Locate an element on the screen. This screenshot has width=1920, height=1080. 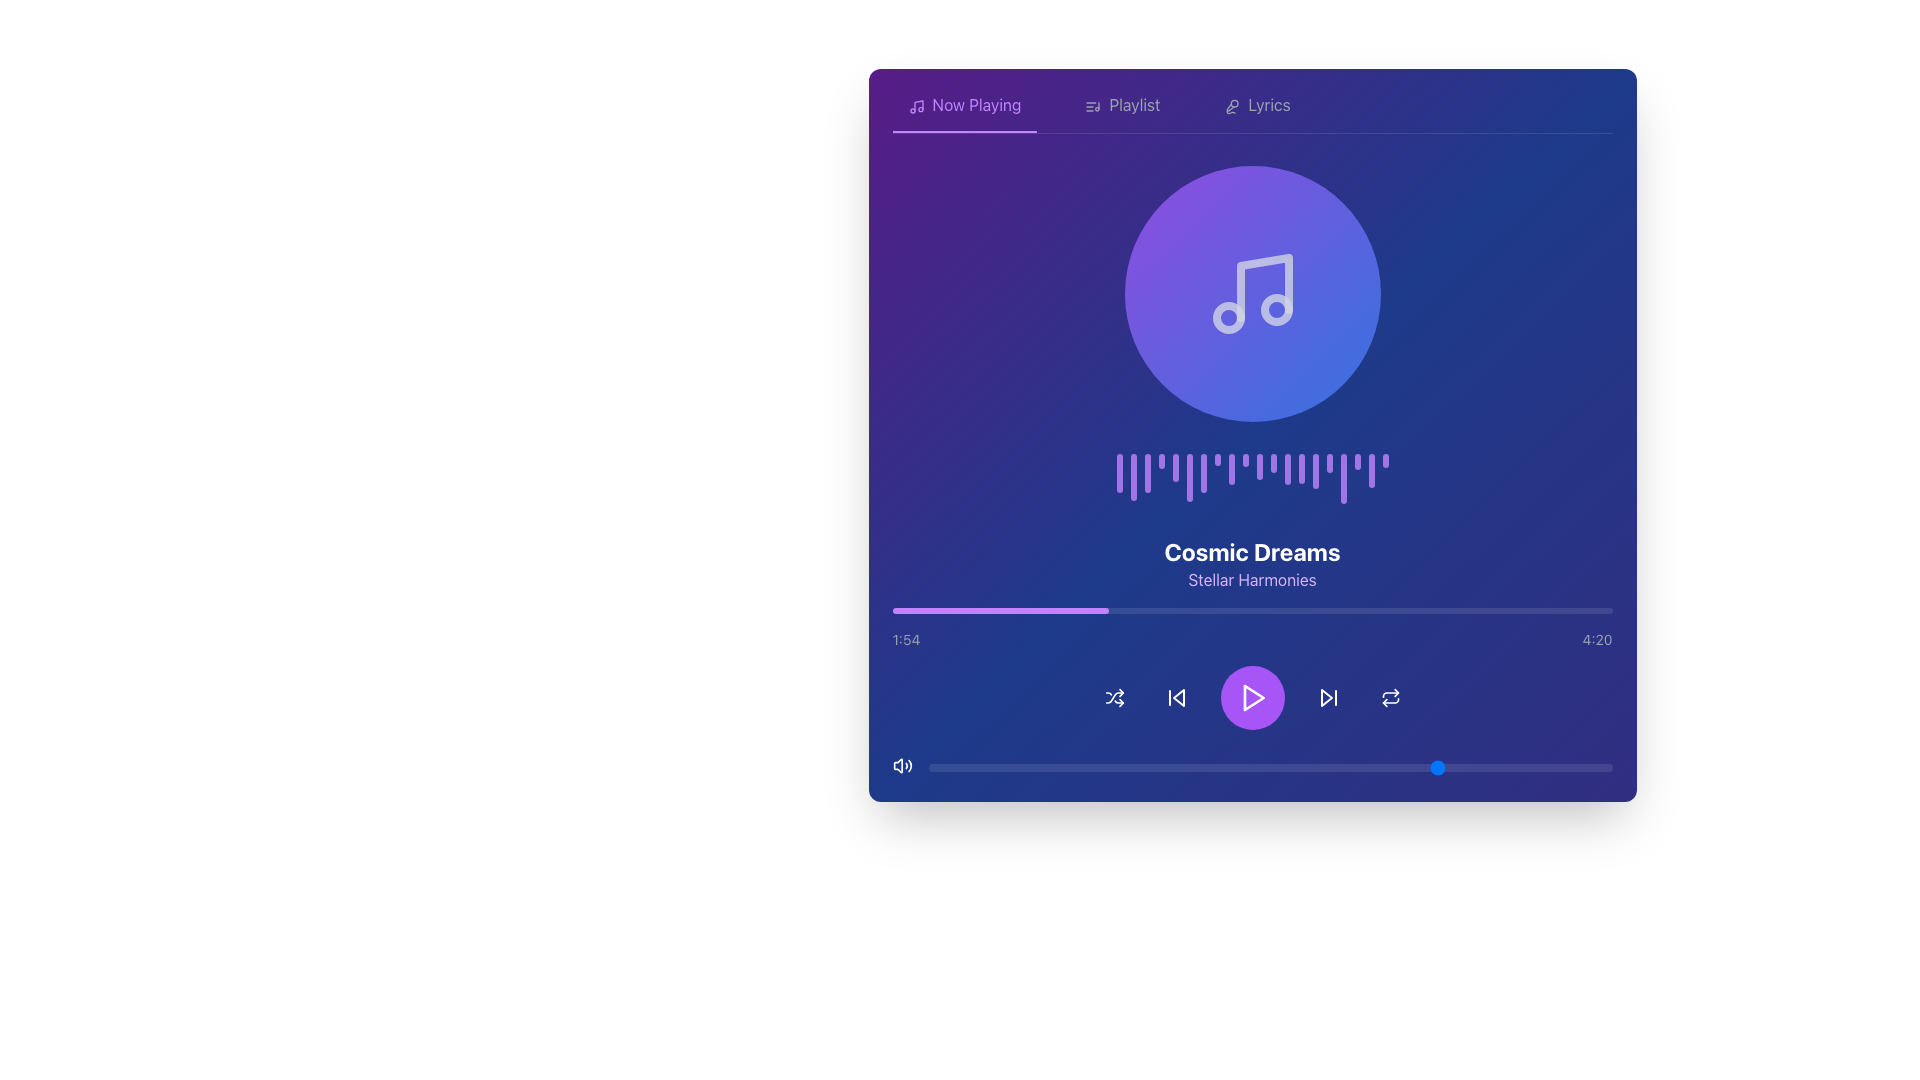
the eighth vertical purple bar in the waveform display, positioned below a musical note icon and above the text 'Cosmic Dreams' and 'Stellar Harmonies' is located at coordinates (1216, 459).